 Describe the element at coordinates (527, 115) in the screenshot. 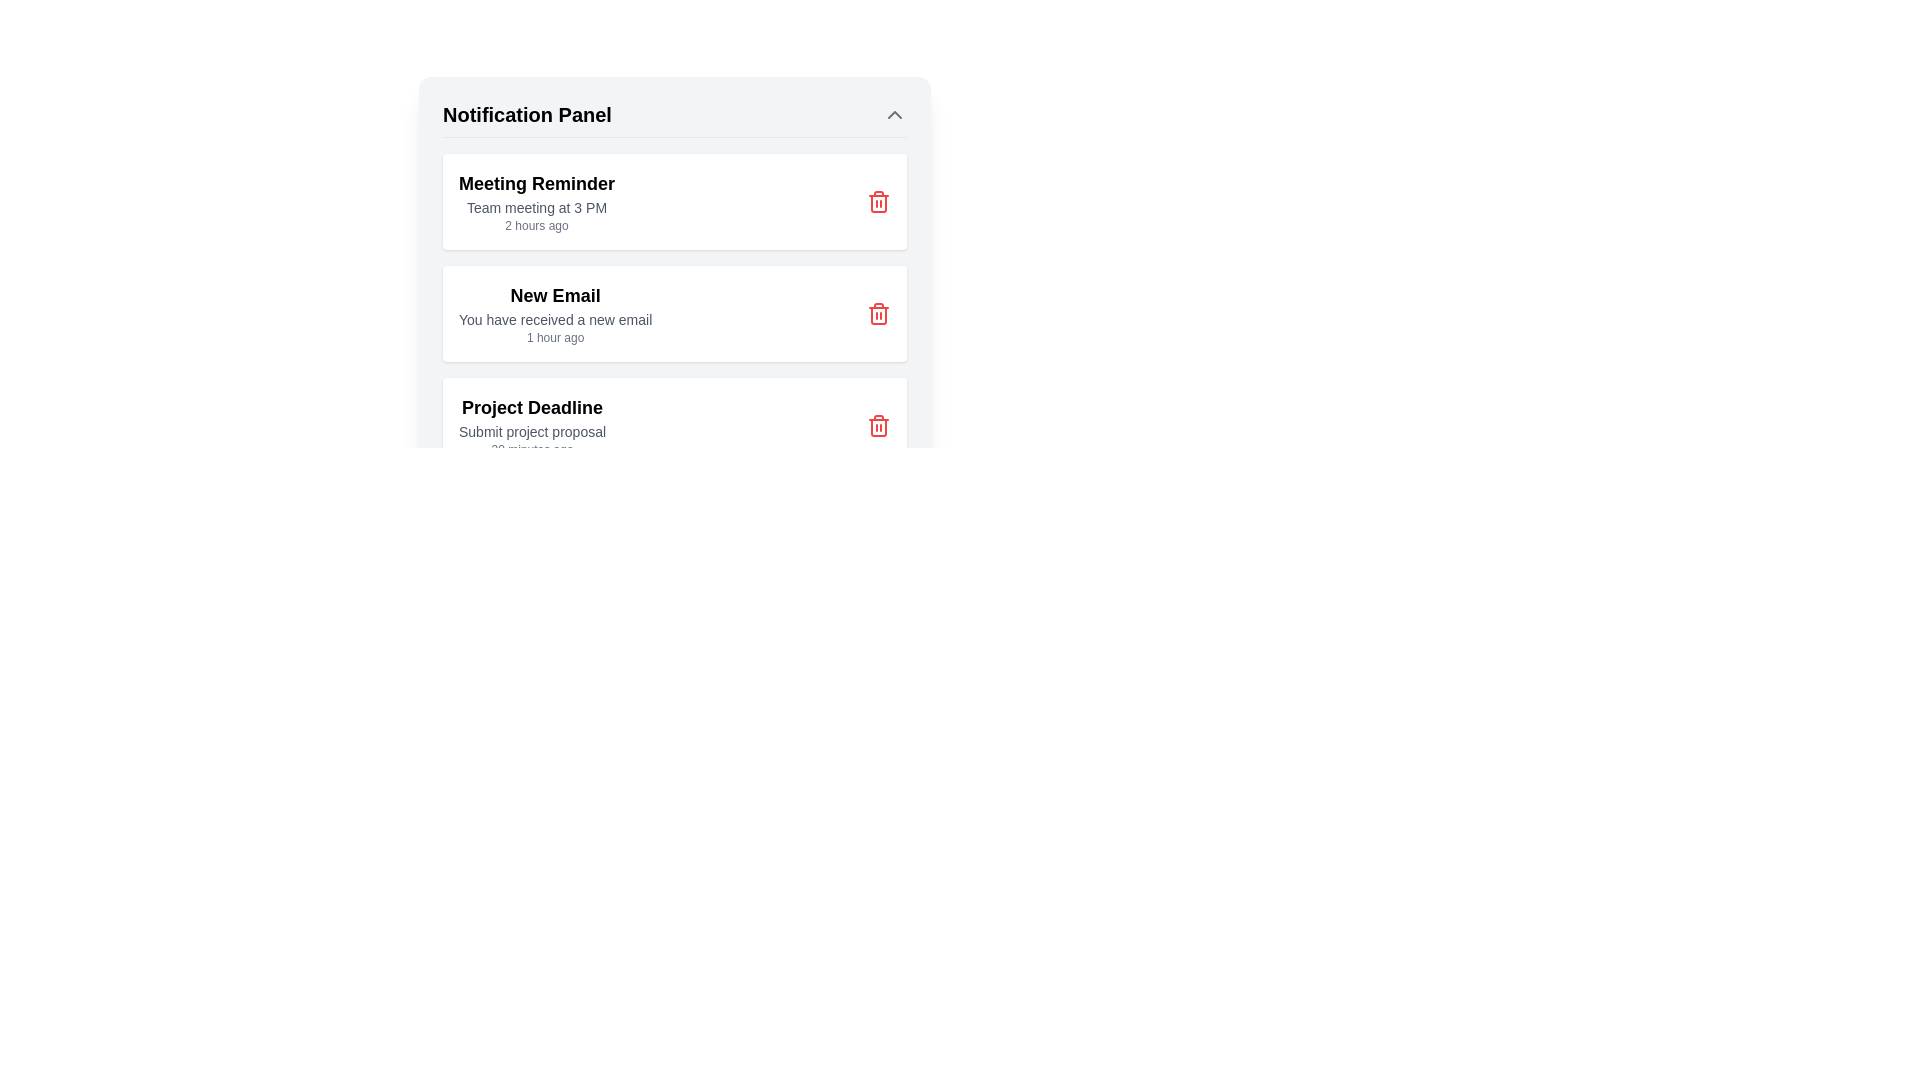

I see `the bold text label displaying 'Notification Panel' located at the top section of the notifications interface` at that location.